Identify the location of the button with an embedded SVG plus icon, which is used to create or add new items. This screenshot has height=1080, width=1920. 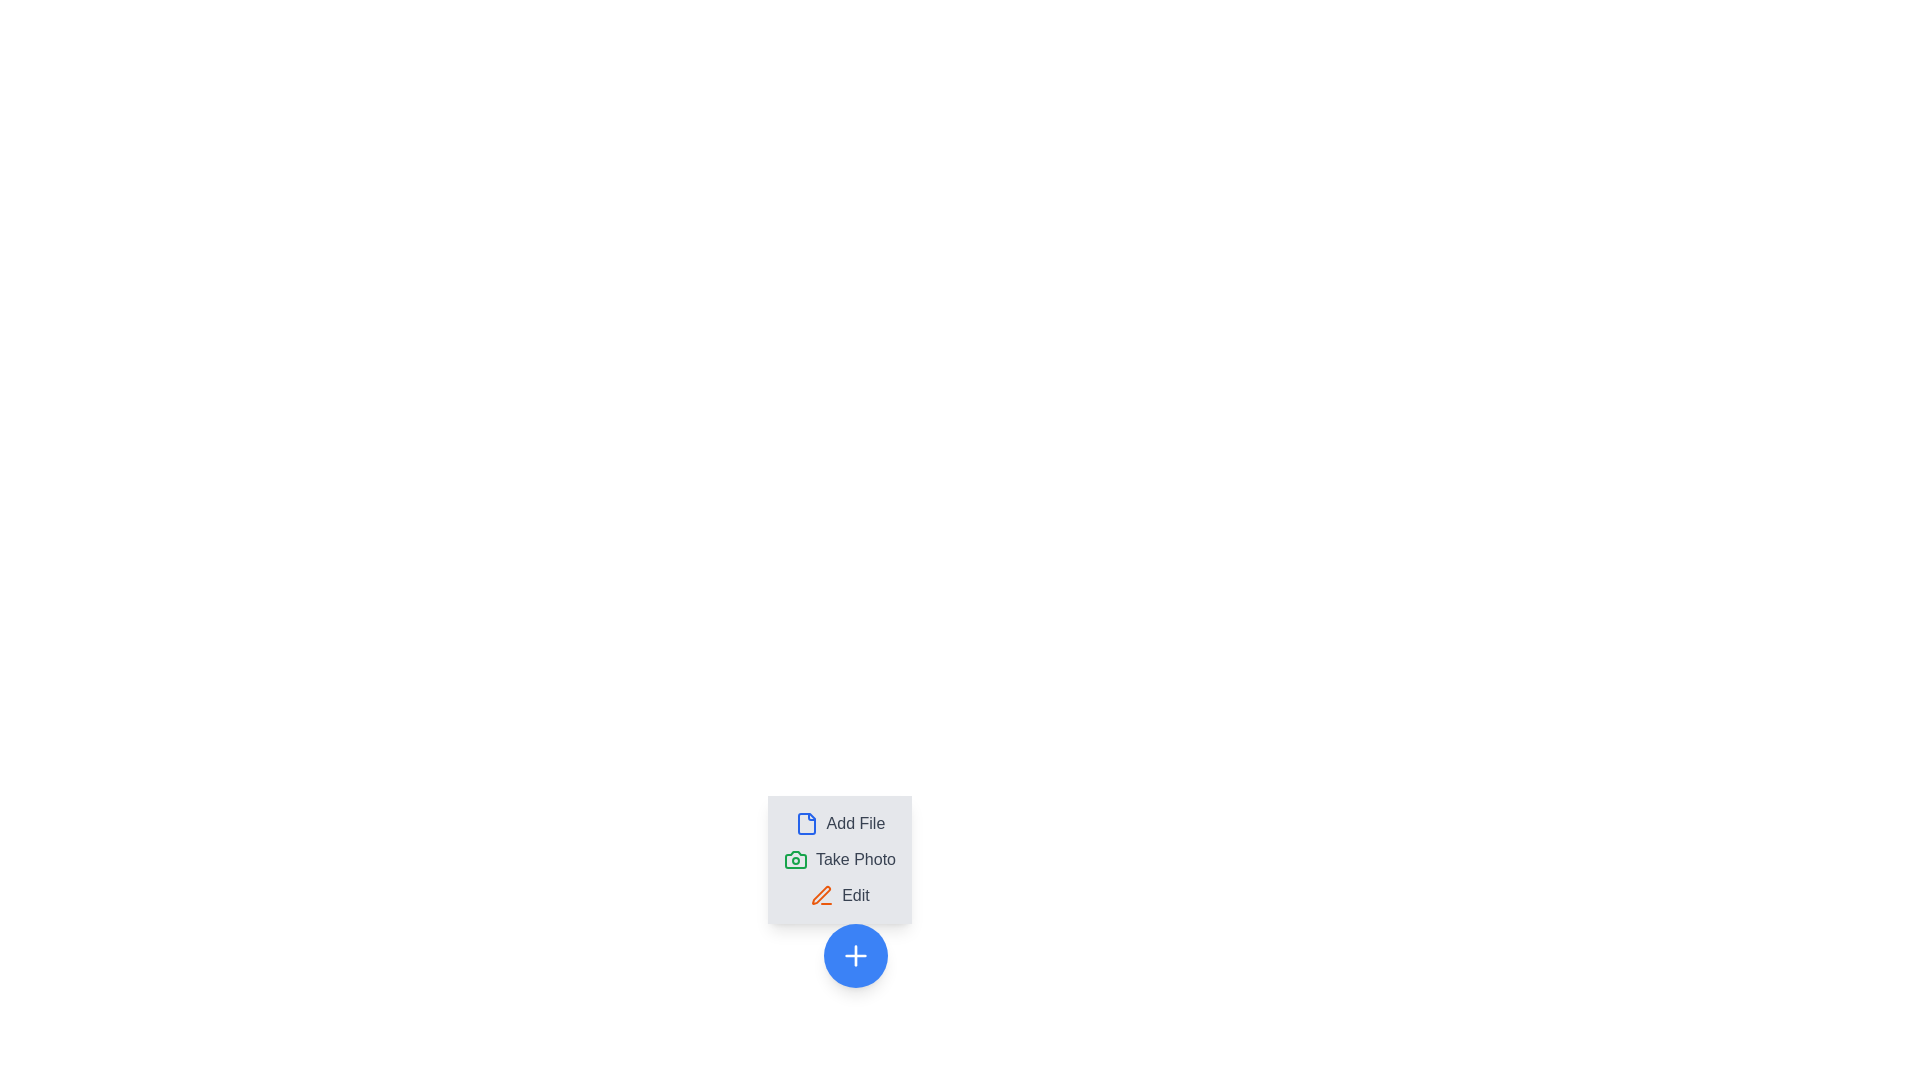
(855, 955).